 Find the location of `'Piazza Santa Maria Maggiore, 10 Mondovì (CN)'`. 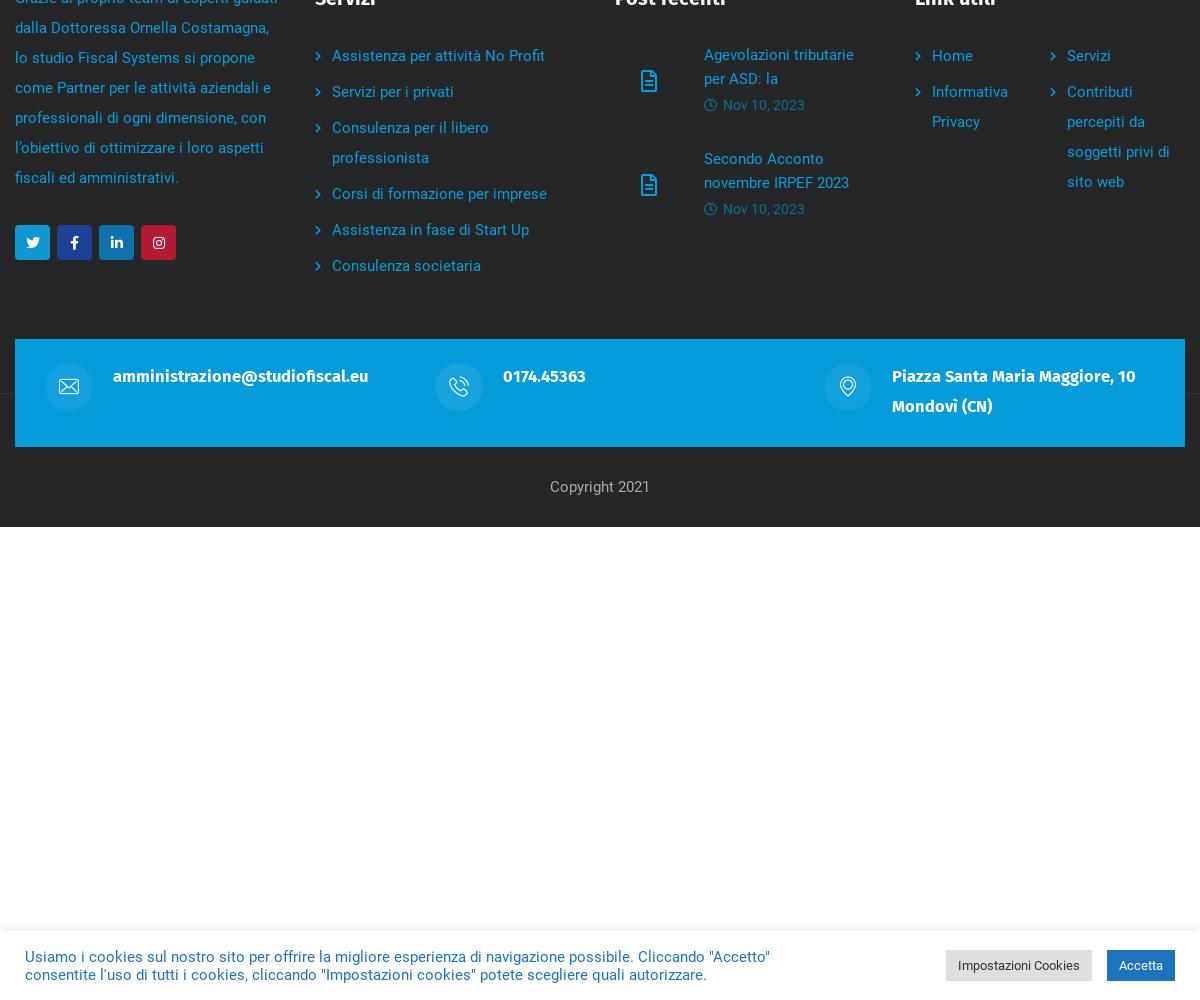

'Piazza Santa Maria Maggiore, 10 Mondovì (CN)' is located at coordinates (1014, 391).